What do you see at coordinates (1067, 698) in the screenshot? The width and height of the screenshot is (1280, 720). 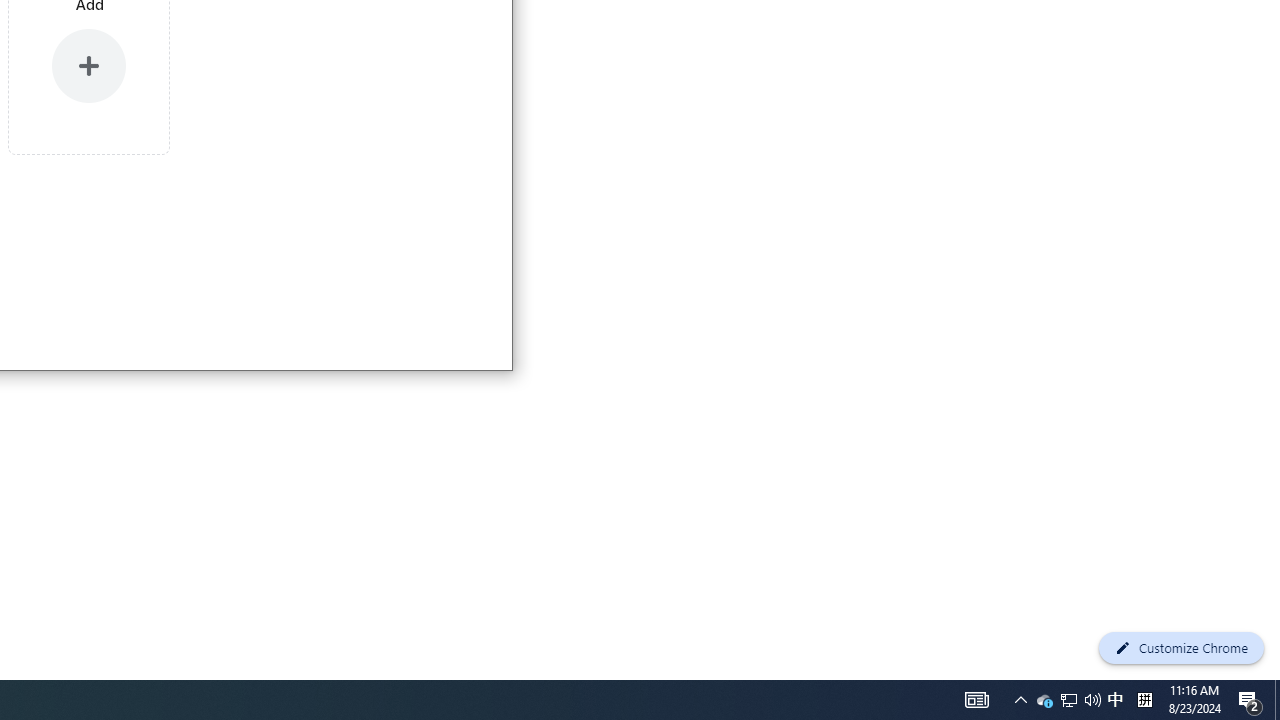 I see `'User Promoted Notification Area'` at bounding box center [1067, 698].